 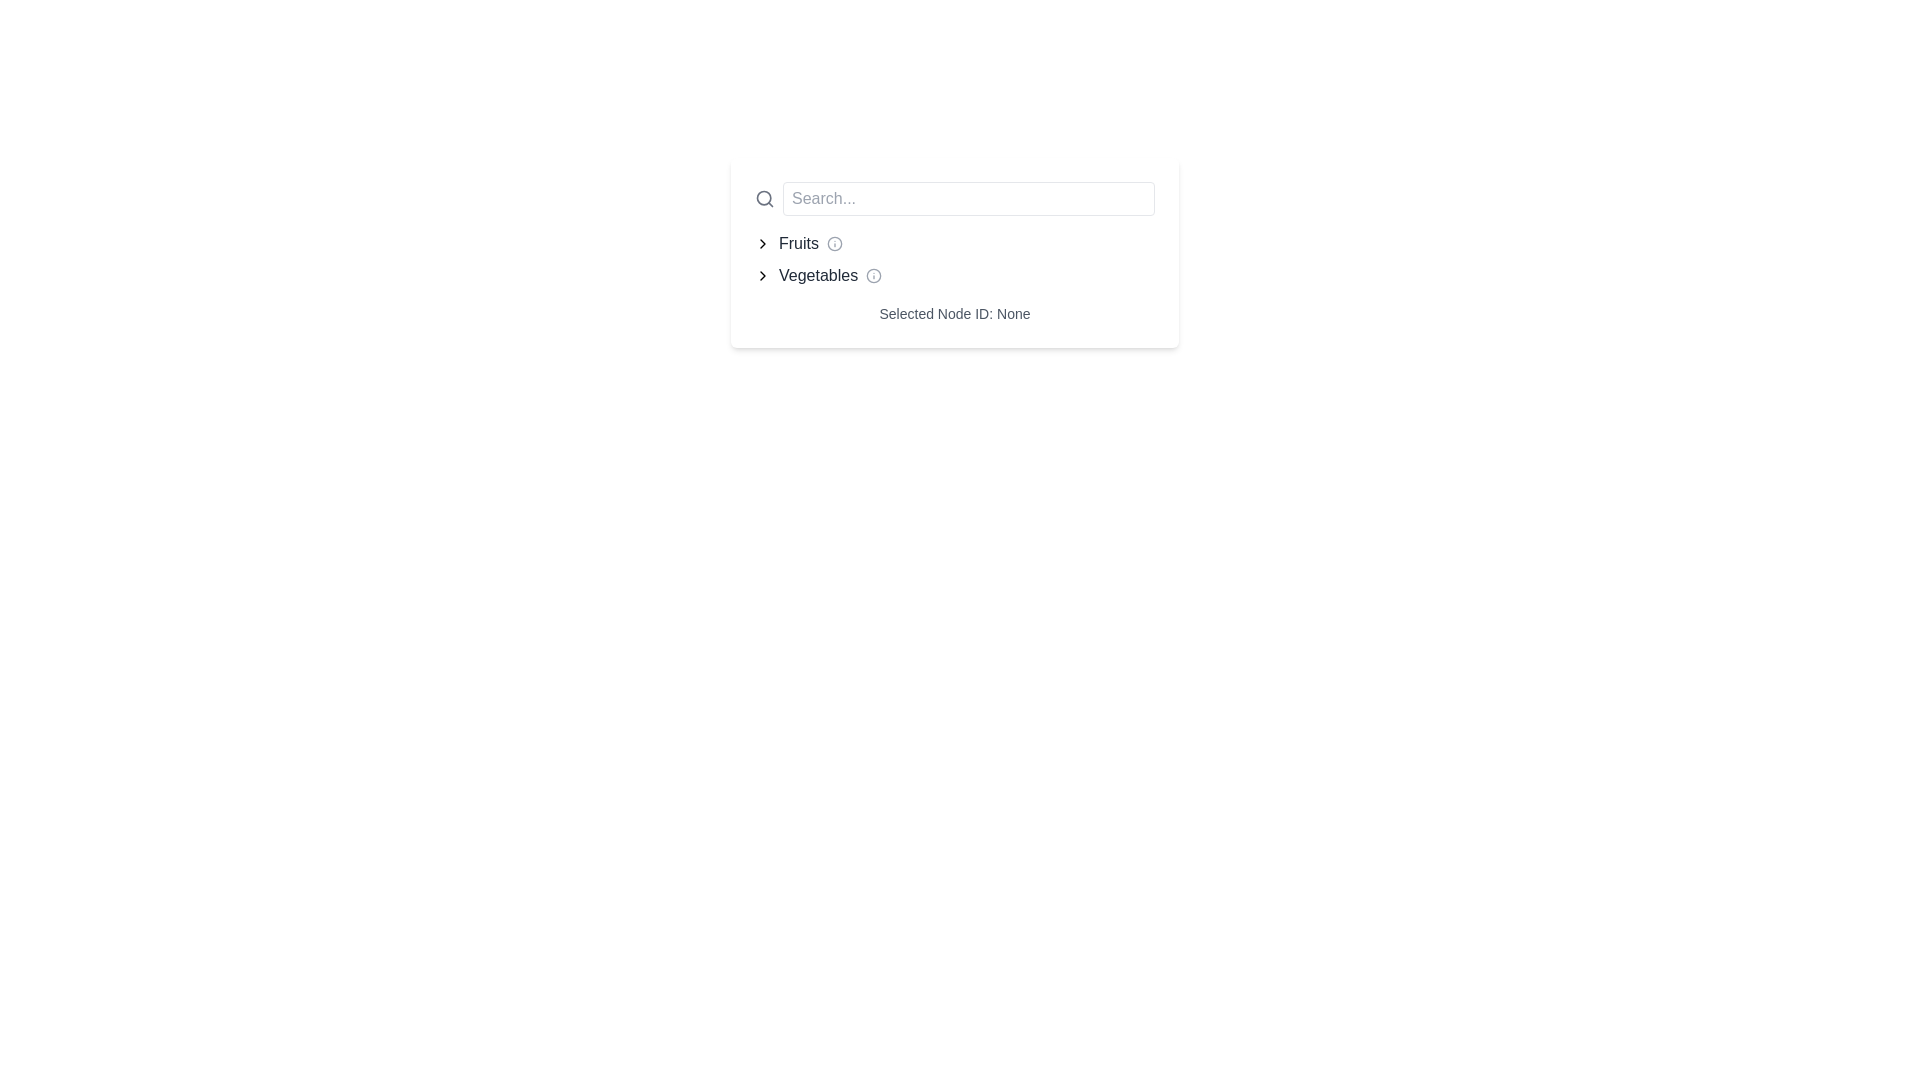 I want to click on the circular icon element that is part of the information icon located to the right of the 'Vegetables' category label, so click(x=874, y=276).